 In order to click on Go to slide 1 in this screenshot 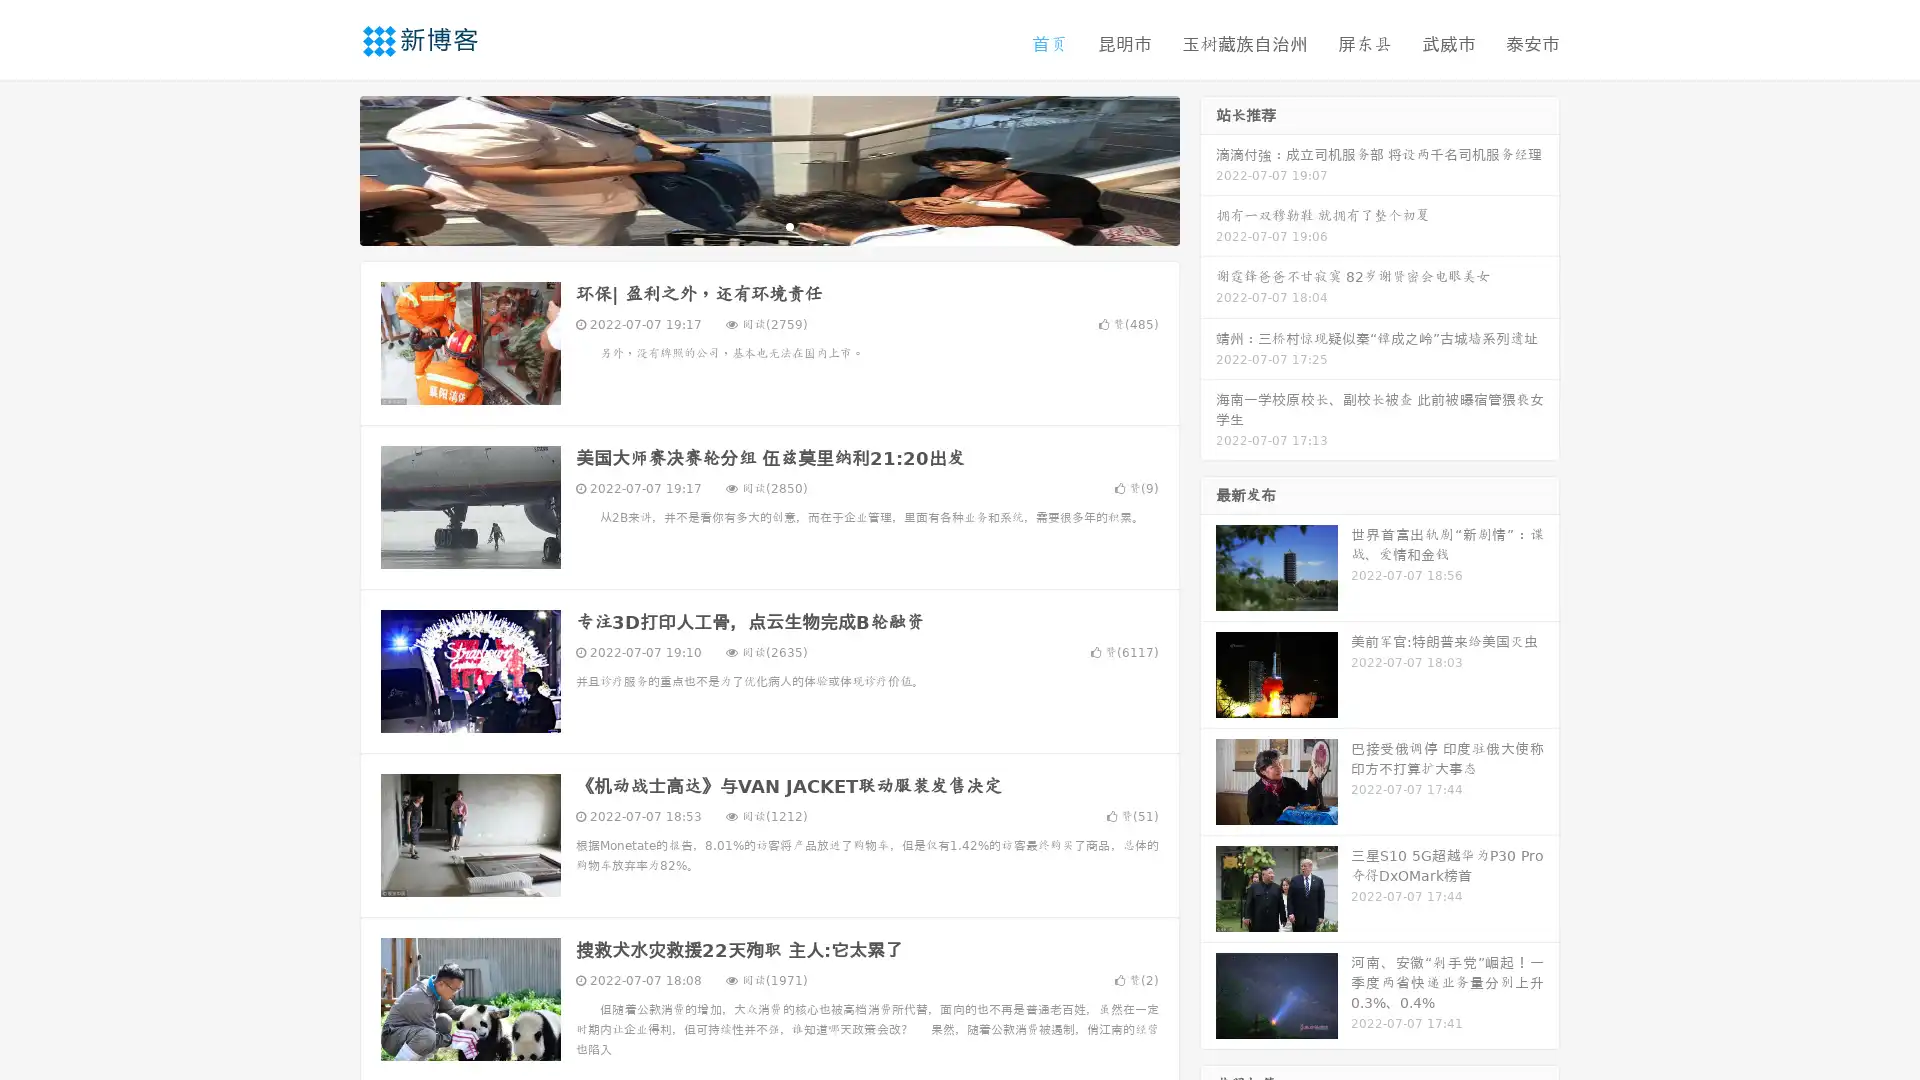, I will do `click(748, 225)`.